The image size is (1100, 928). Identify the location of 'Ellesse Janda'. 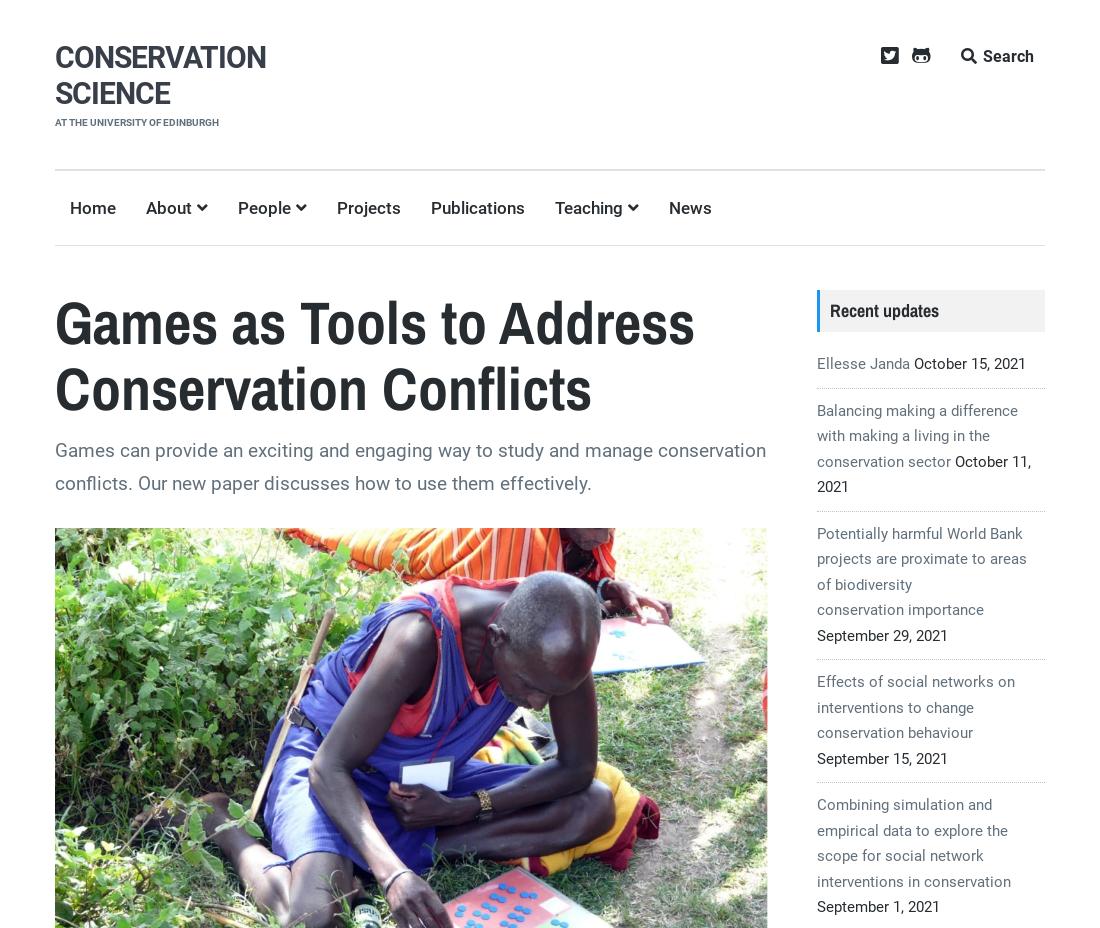
(862, 363).